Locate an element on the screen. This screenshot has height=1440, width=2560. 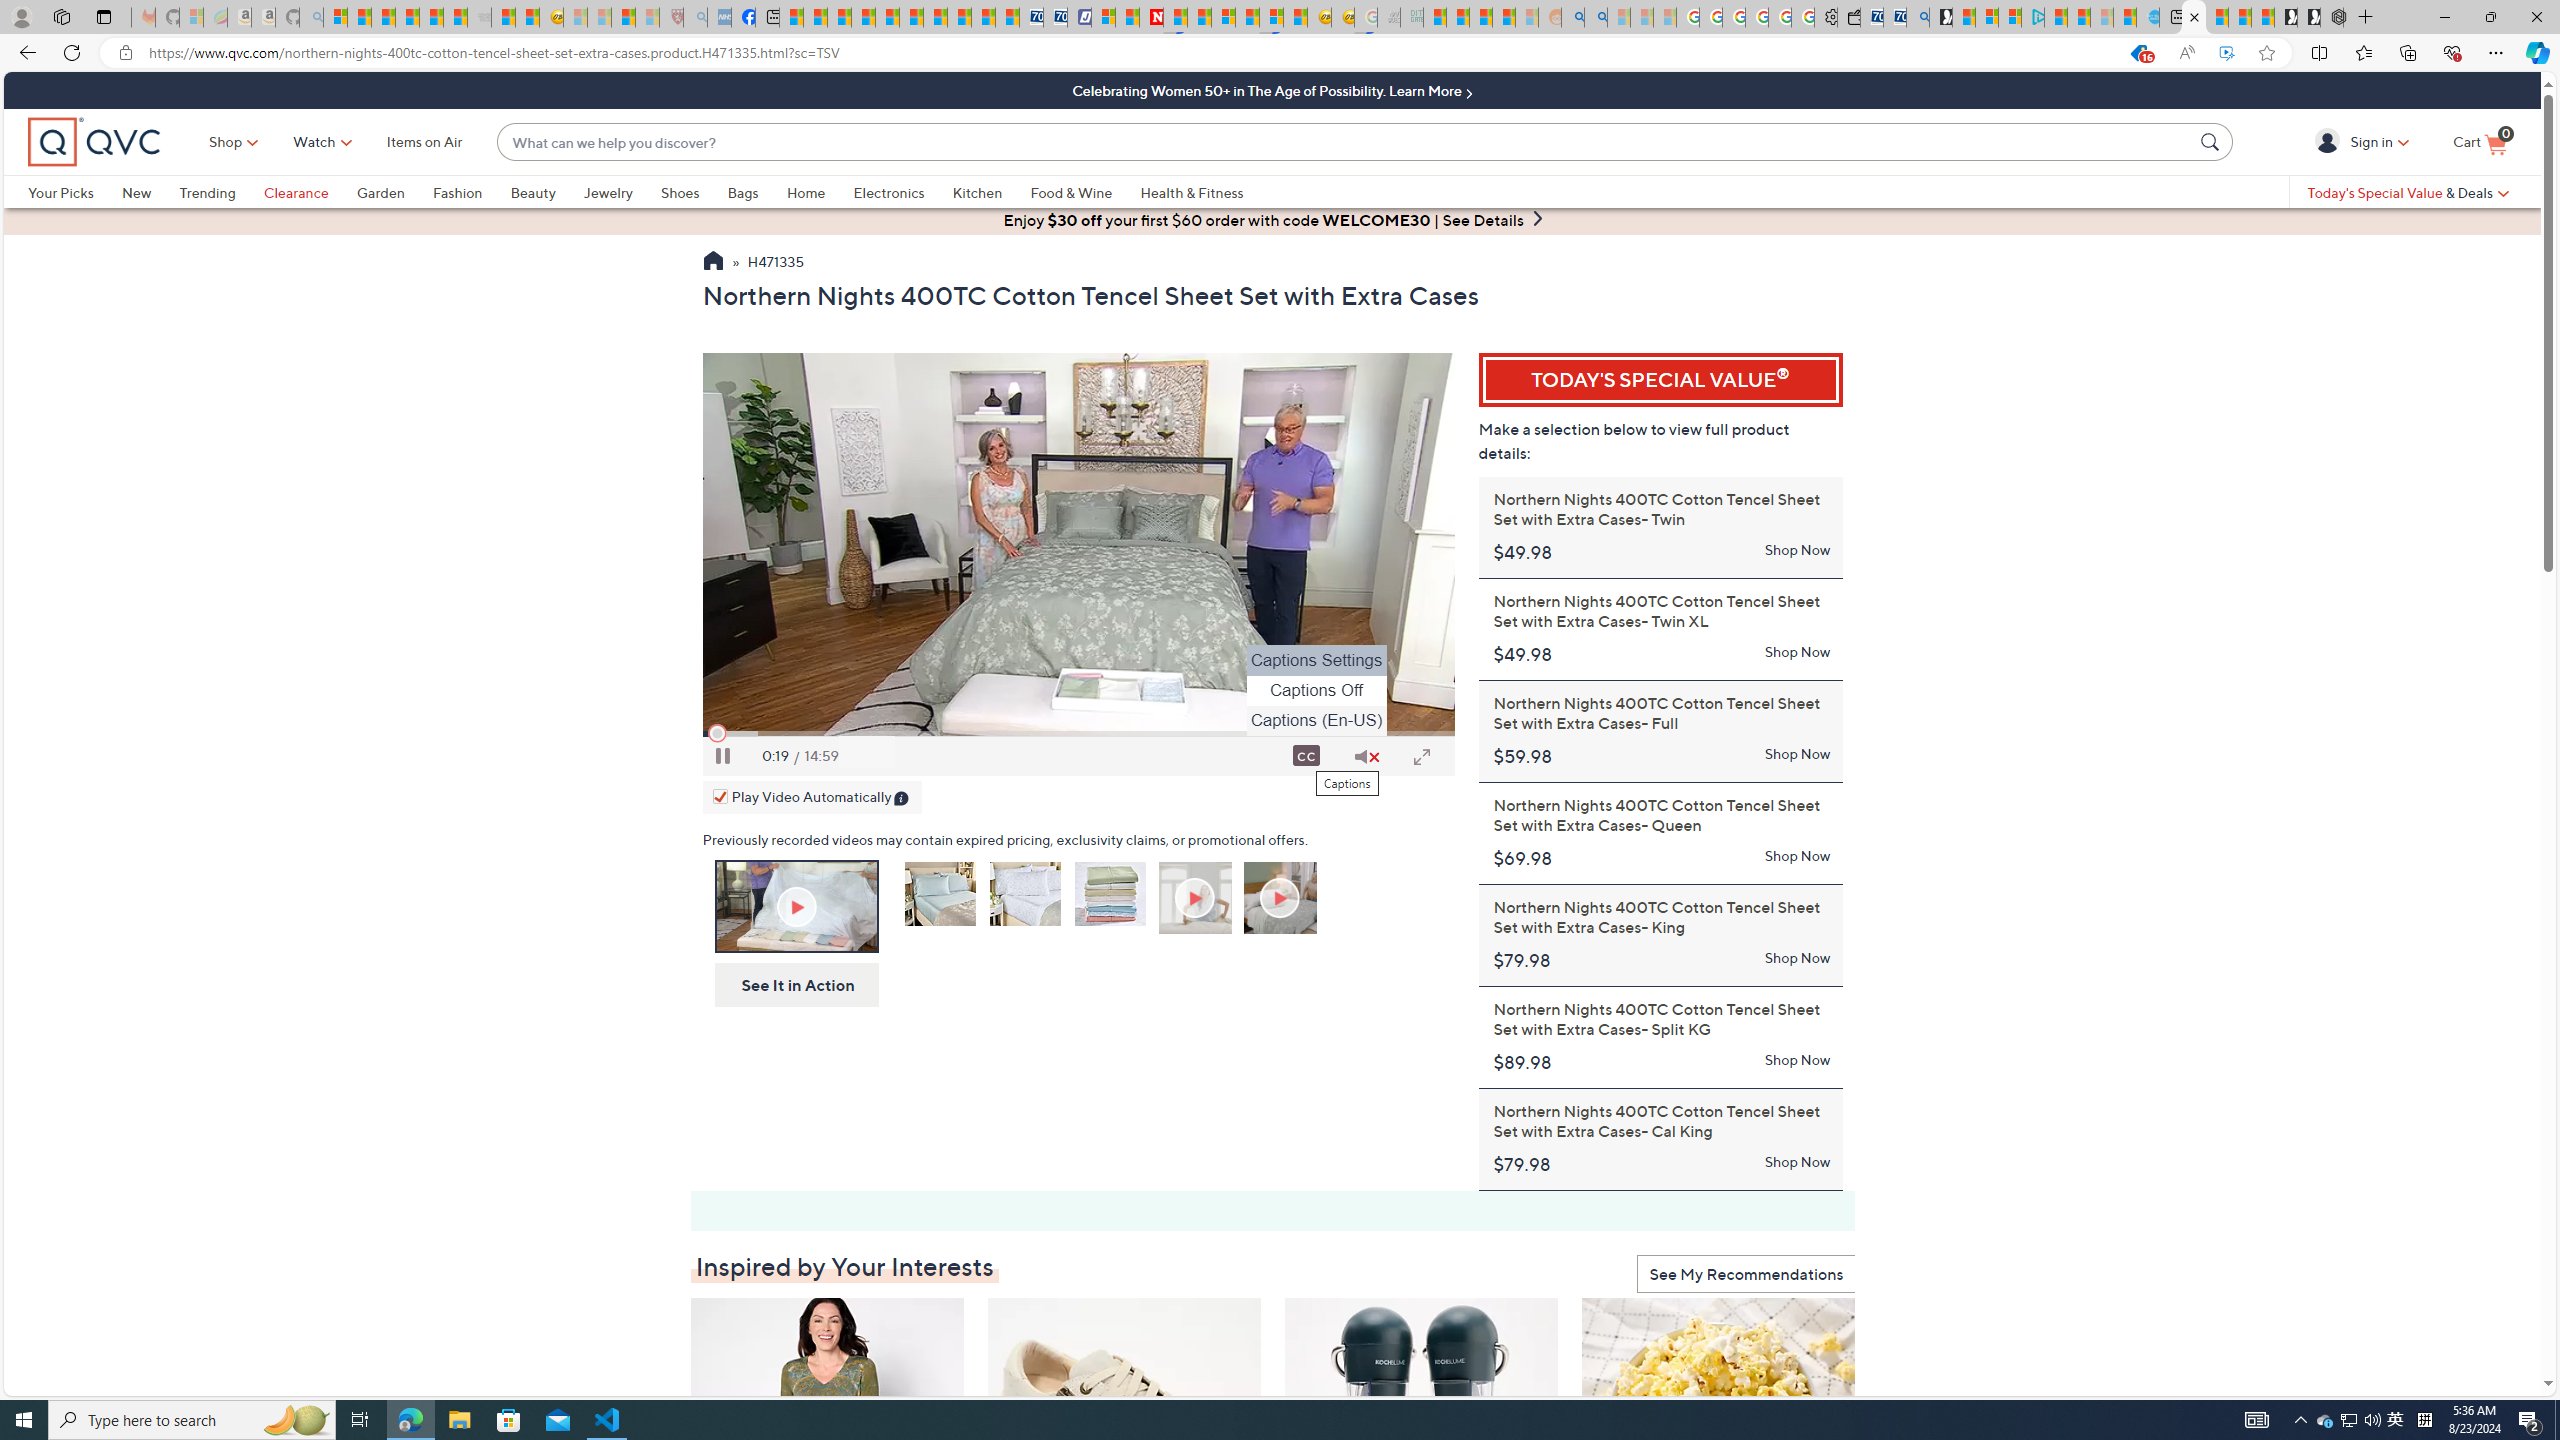
'Garden' is located at coordinates (394, 191).